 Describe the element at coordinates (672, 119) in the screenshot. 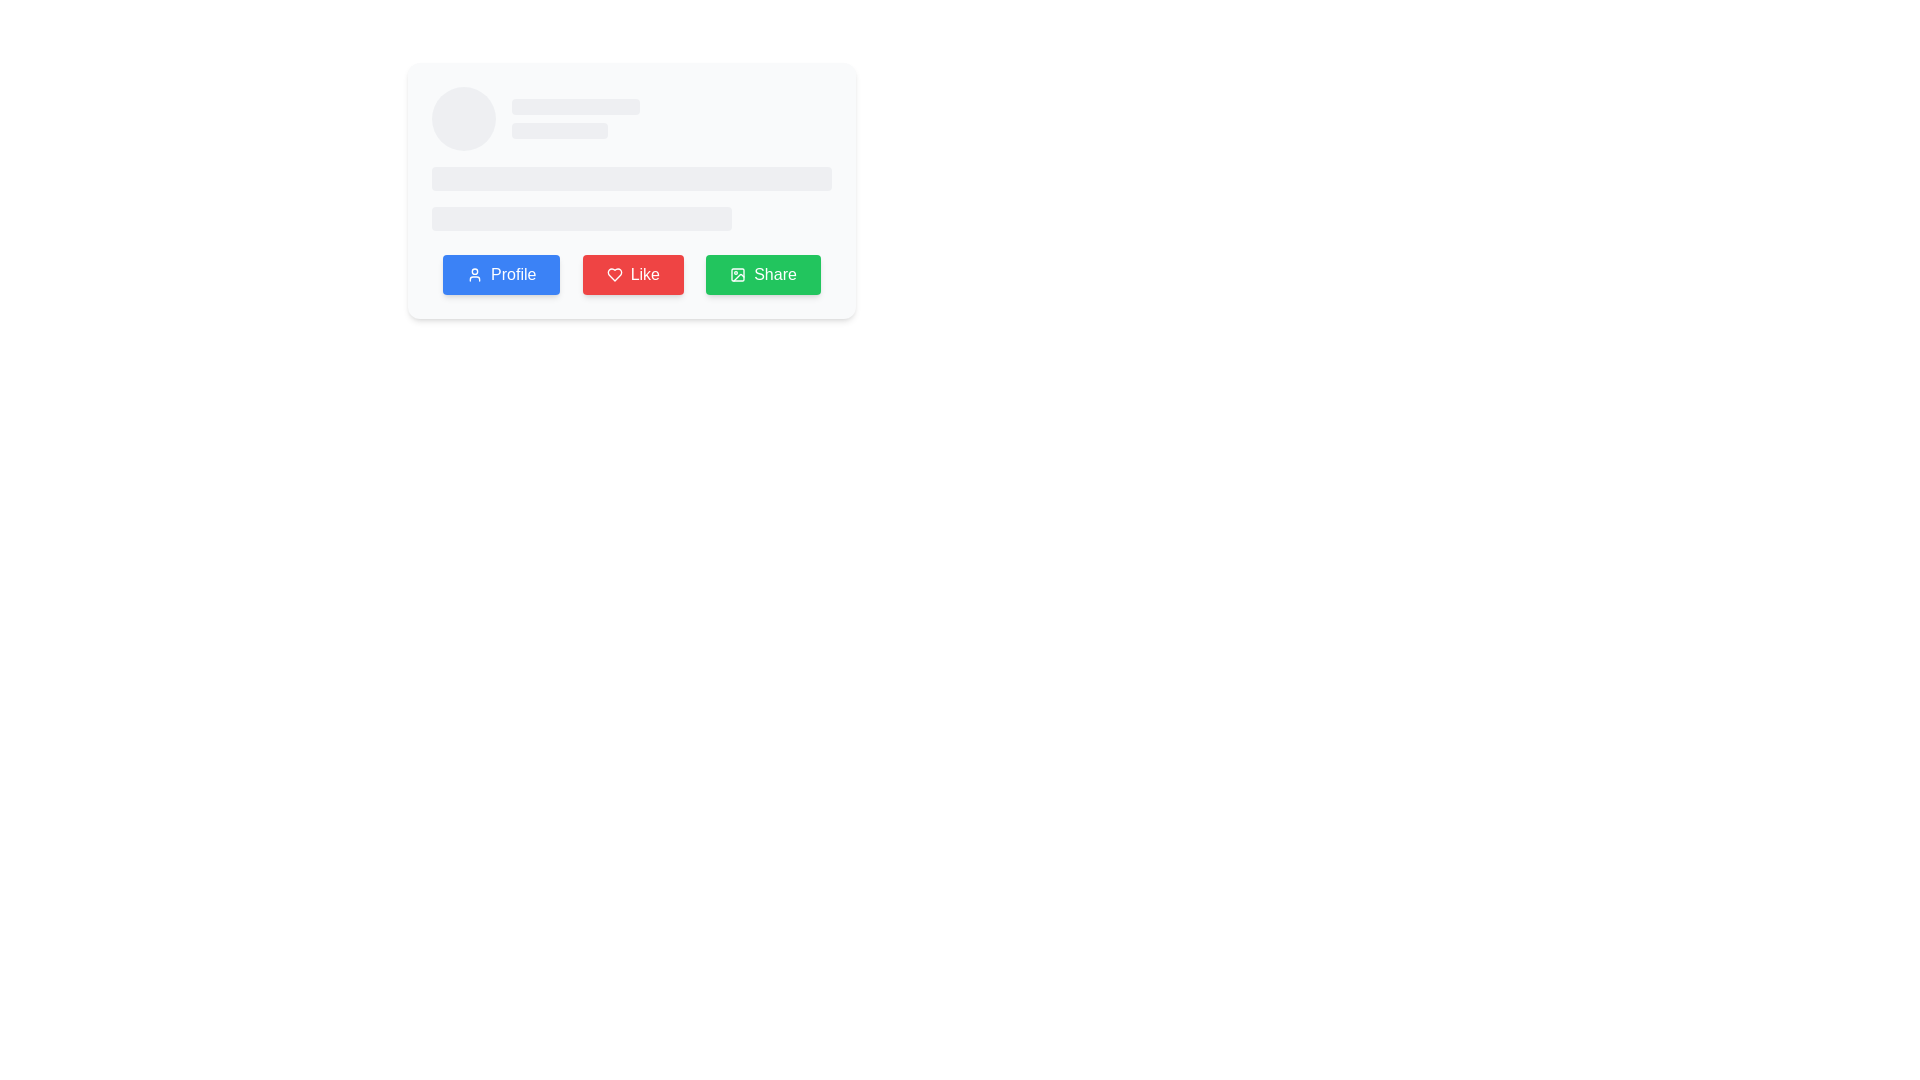

I see `the Skeleton loading placeholder, which is a horizontally elongated rectangular element styled with a grayish color and rounded corners, located to the right of a circular placeholder and between two smaller rounded rectangular placeholders` at that location.